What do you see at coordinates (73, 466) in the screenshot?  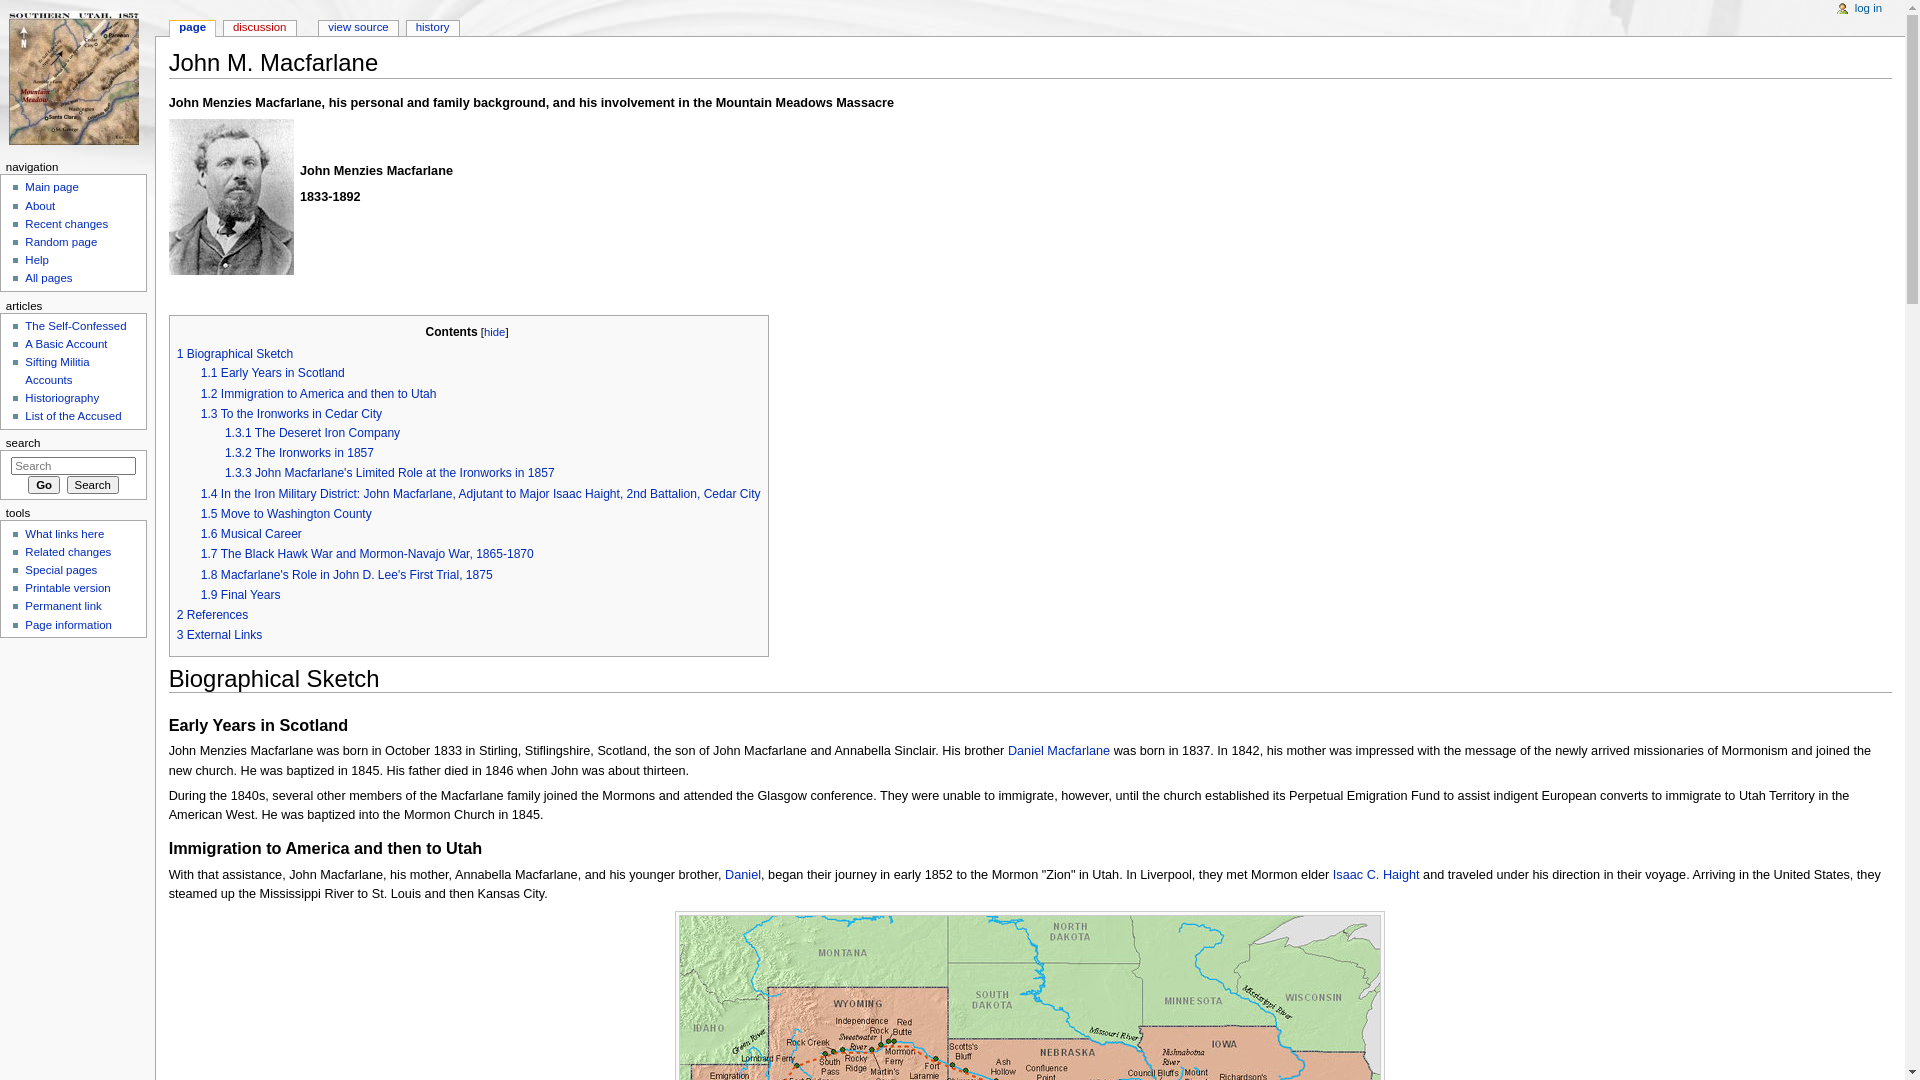 I see `'Search The 1857 Iron County Militia Project [alt-shift-f]'` at bounding box center [73, 466].